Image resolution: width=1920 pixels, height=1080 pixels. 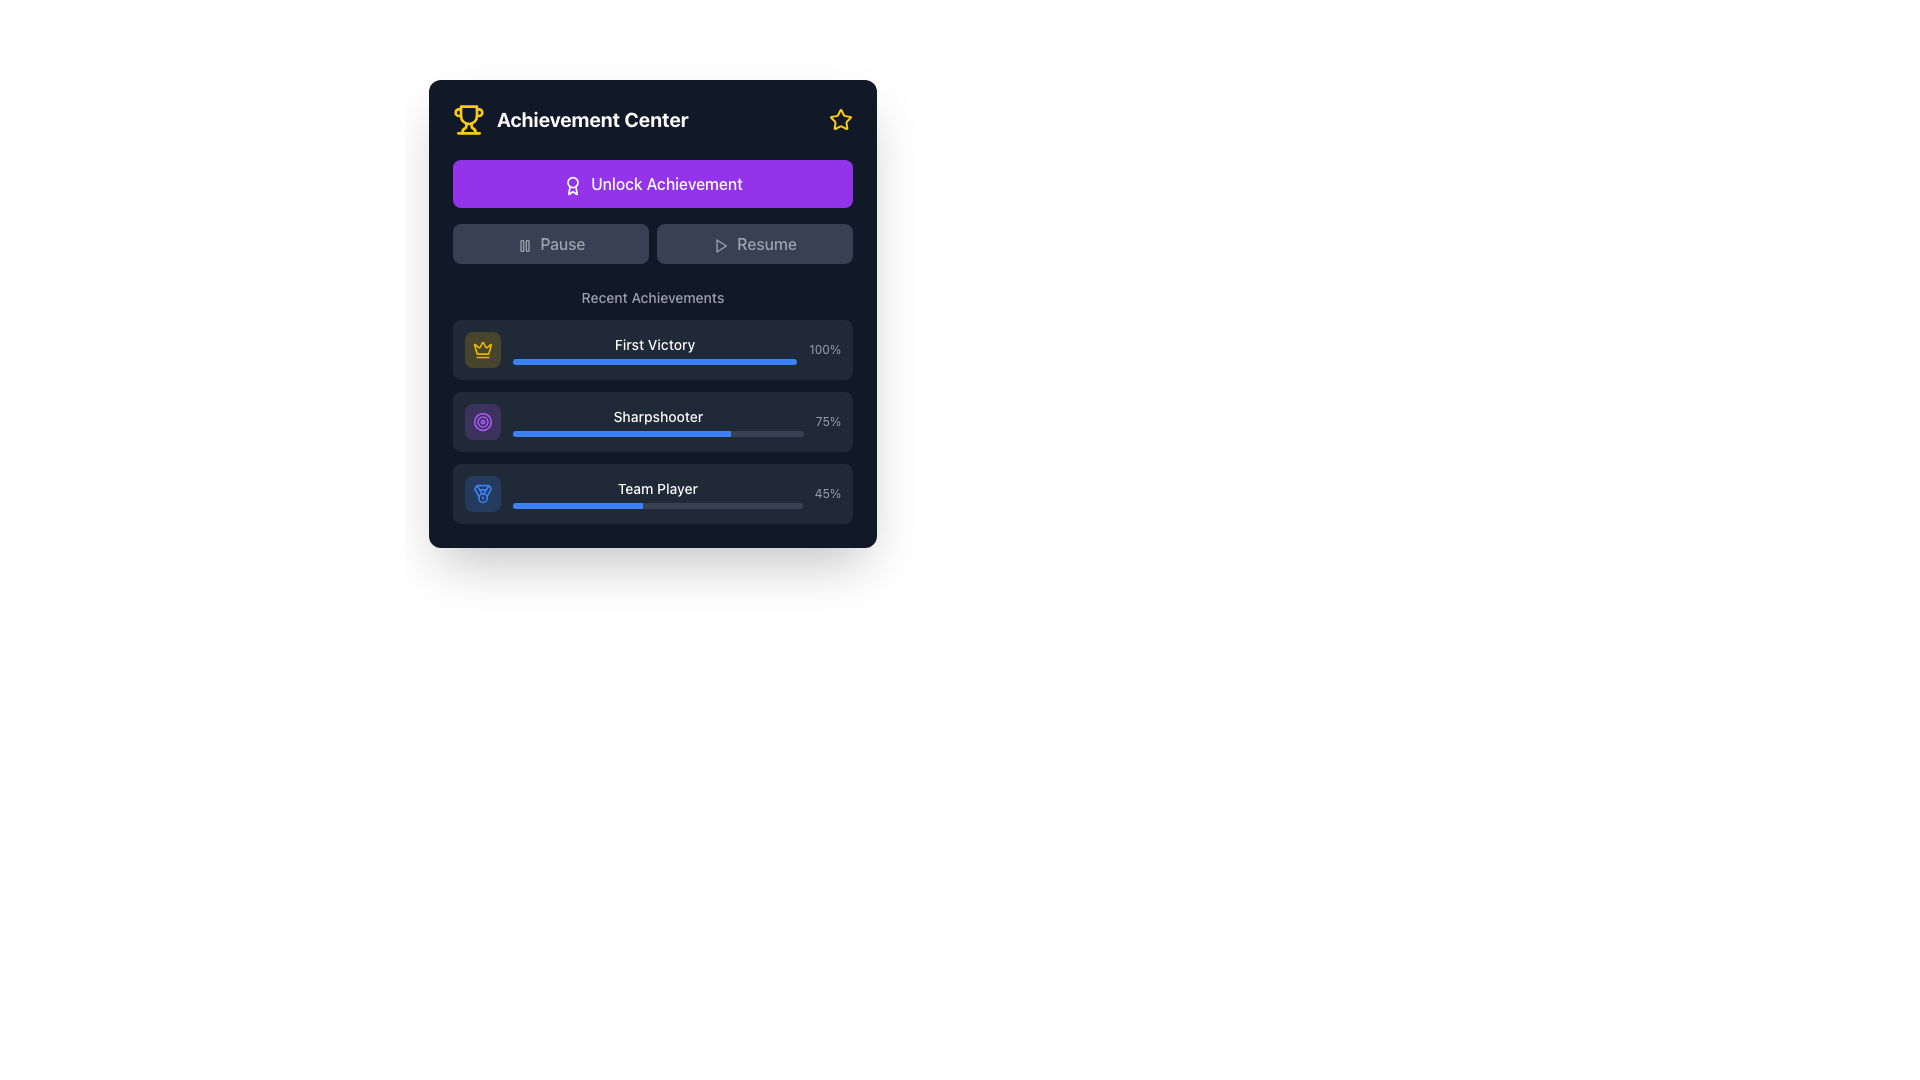 I want to click on the button with the vibrant purple background and the text 'Unlock Achievement', so click(x=652, y=184).